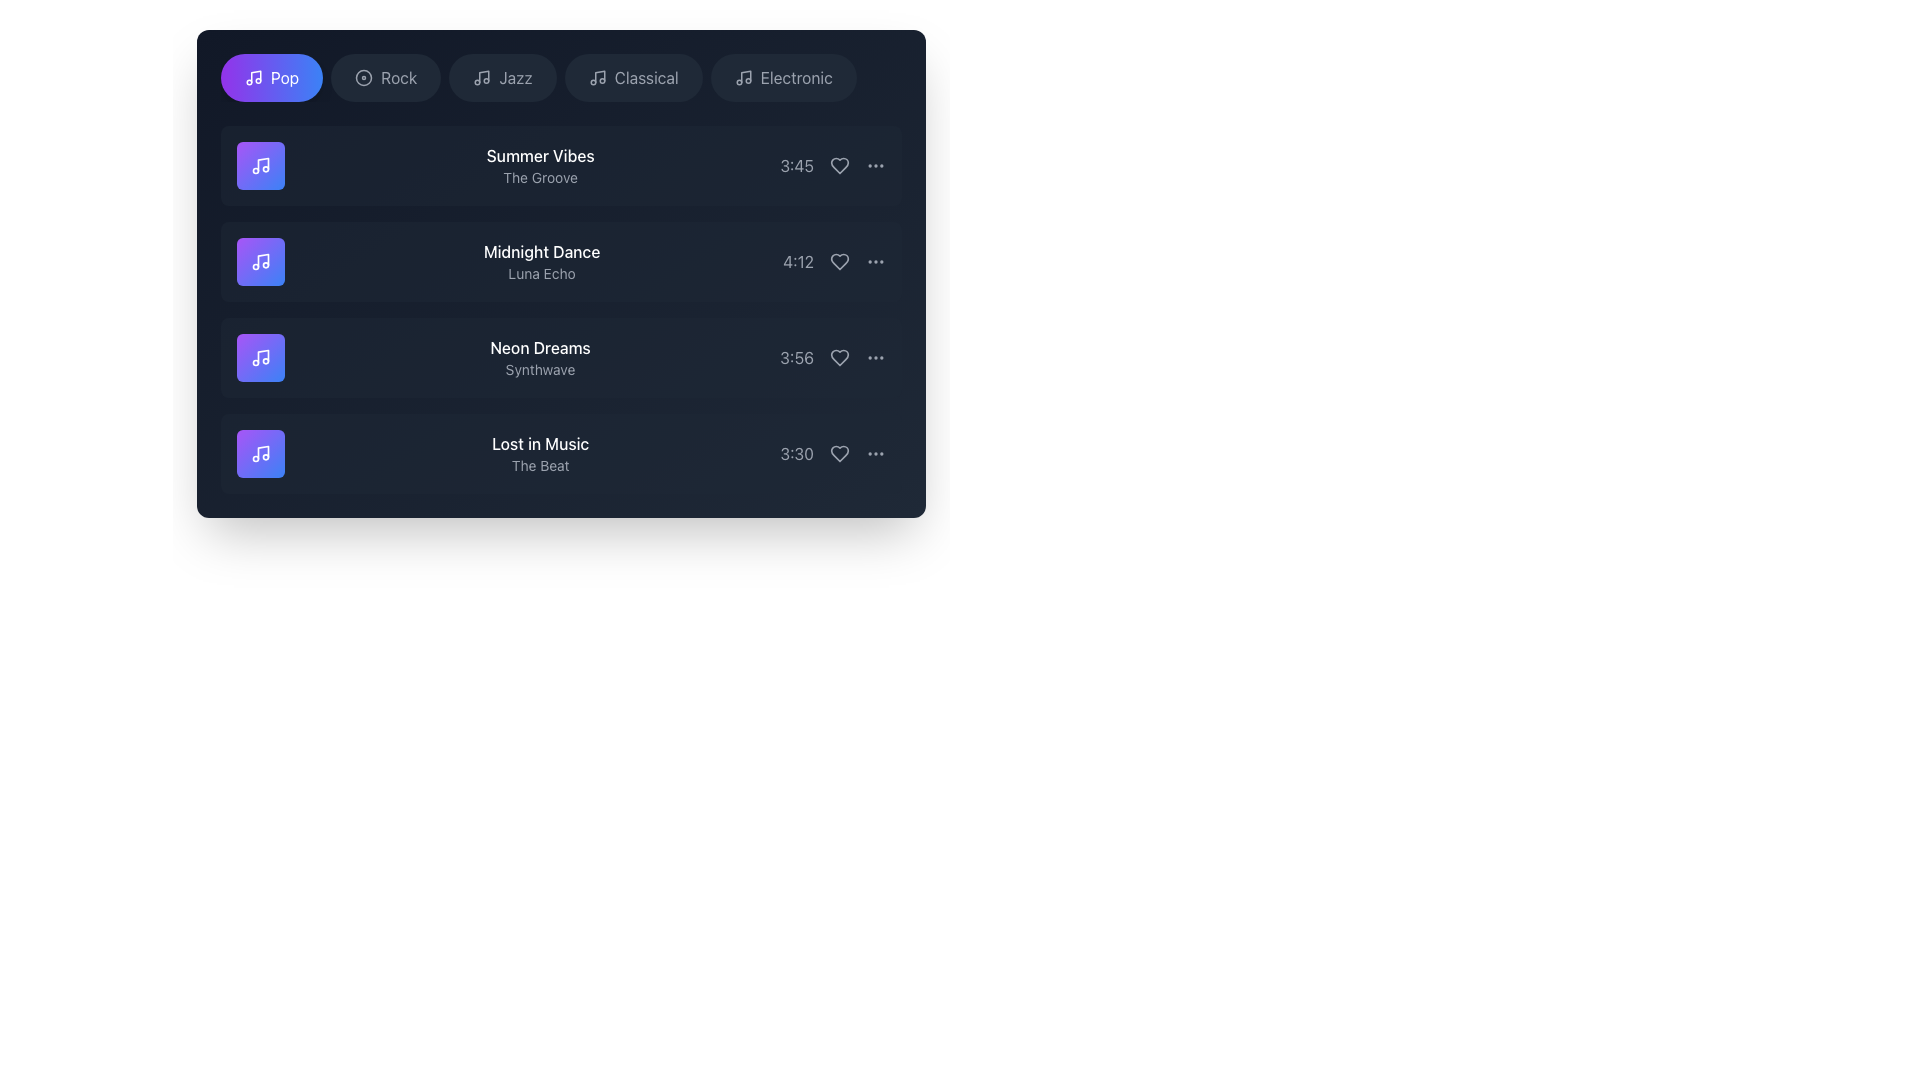  I want to click on text displayed prominently as 'Lost in Music', which is styled in white against a dark background and represents a song title in a list of entries, so click(540, 442).